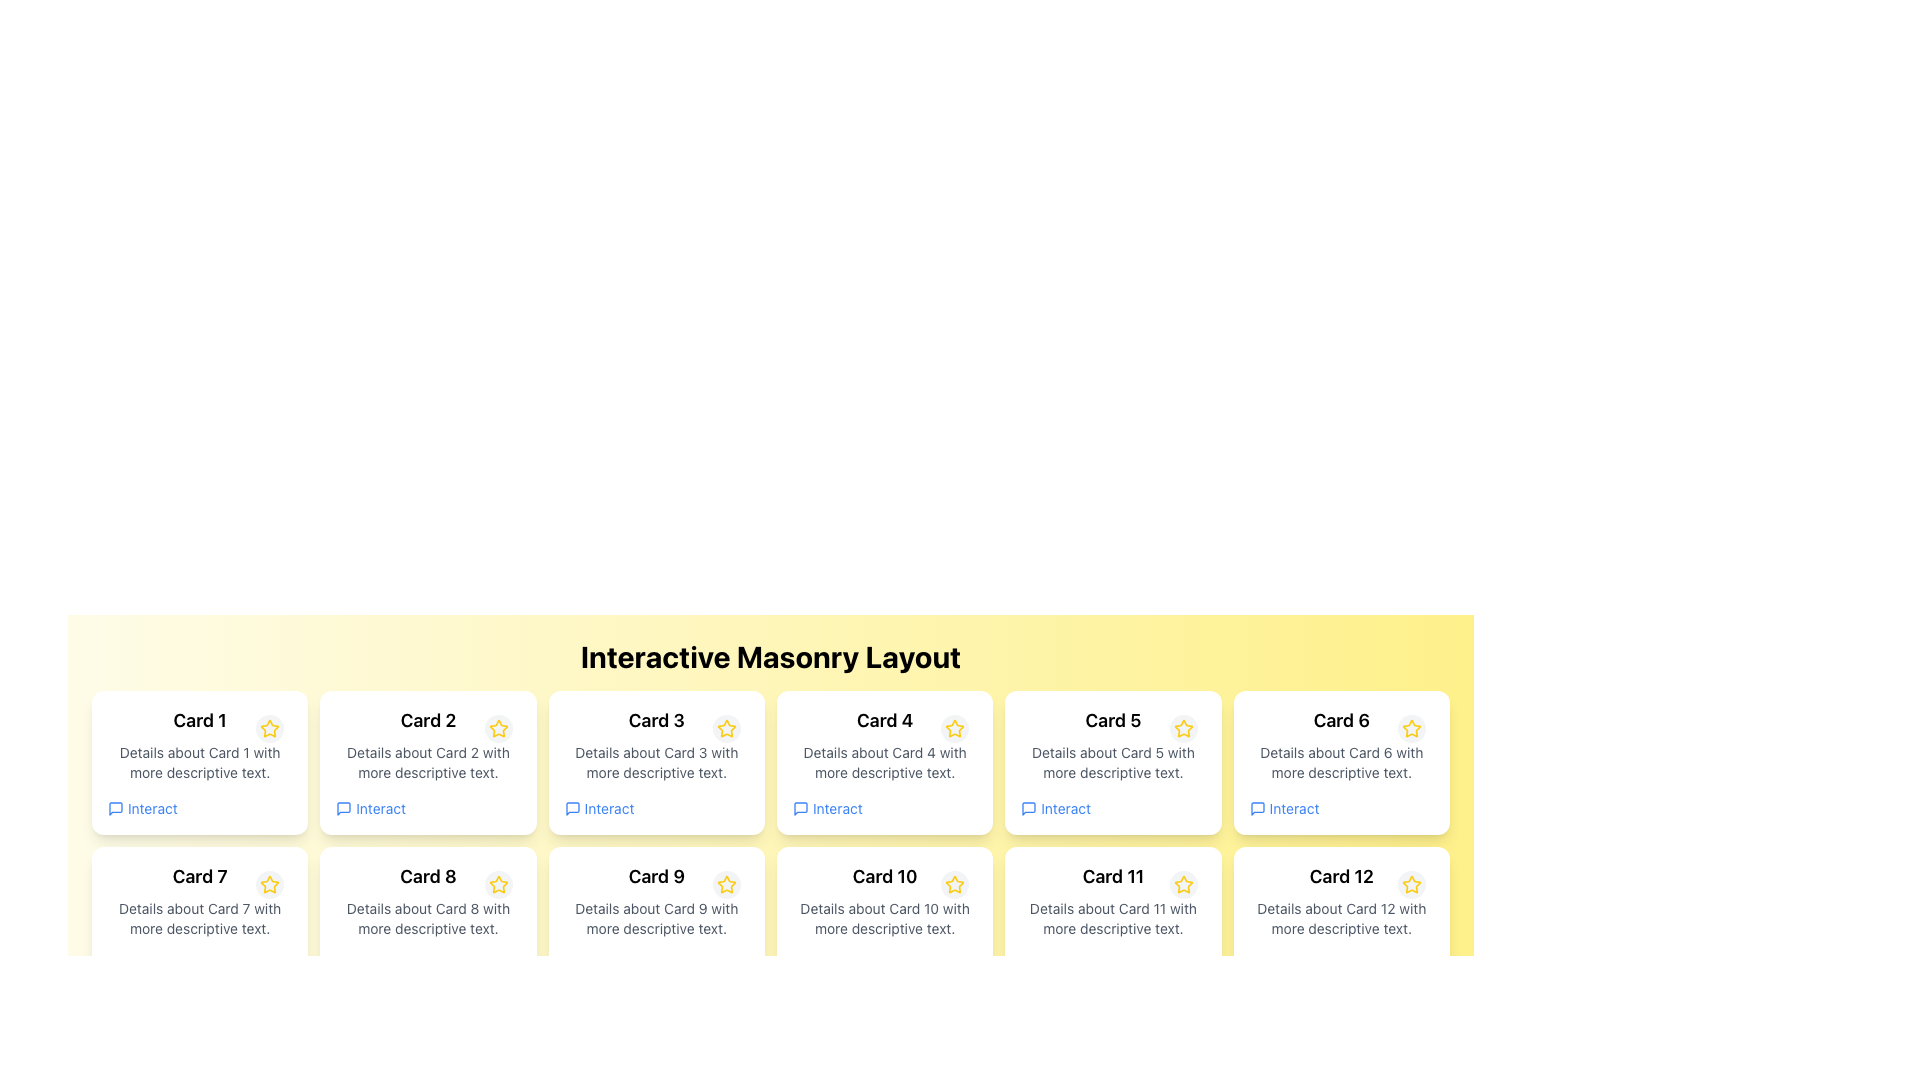 Image resolution: width=1920 pixels, height=1080 pixels. What do you see at coordinates (1410, 729) in the screenshot?
I see `the star-shaped button with a yellow border and white fill located in the top-right corner of 'Card 6' to trigger hover effects` at bounding box center [1410, 729].